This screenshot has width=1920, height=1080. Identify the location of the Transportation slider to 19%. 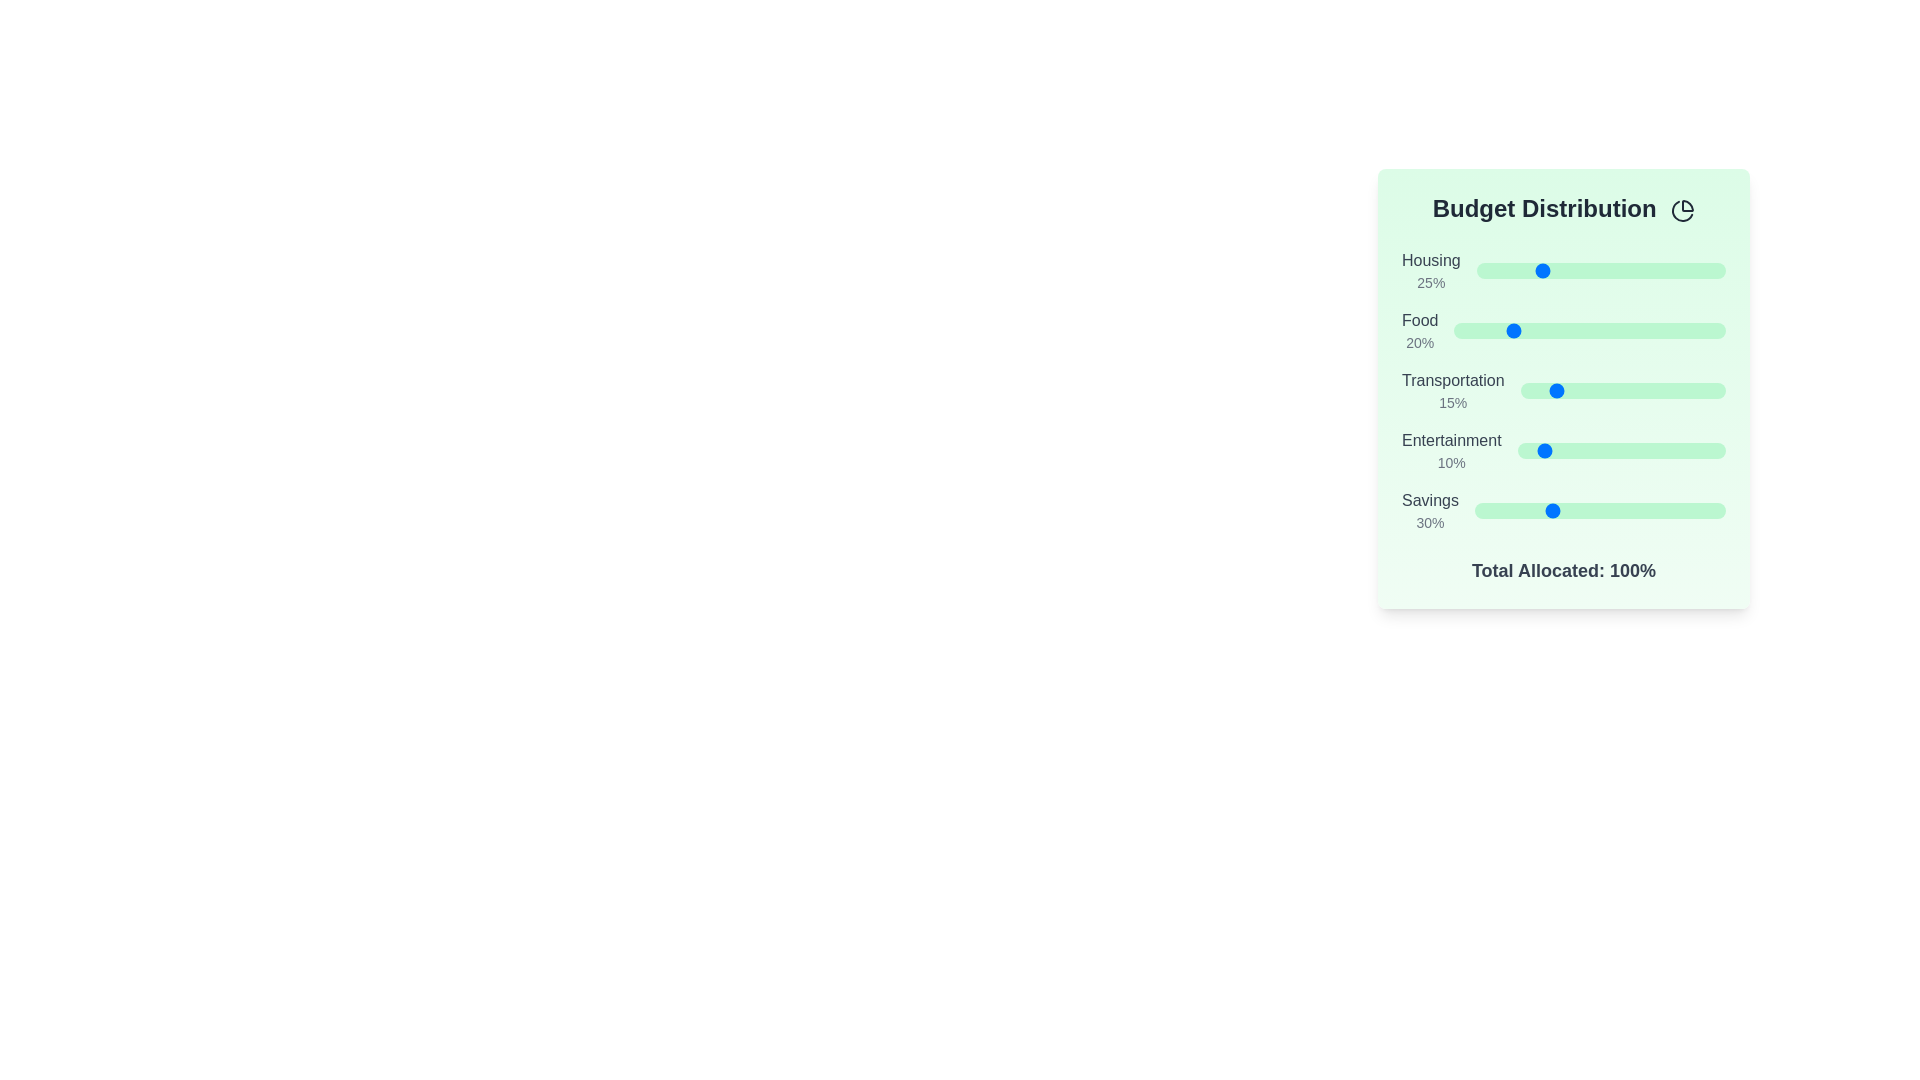
(1558, 390).